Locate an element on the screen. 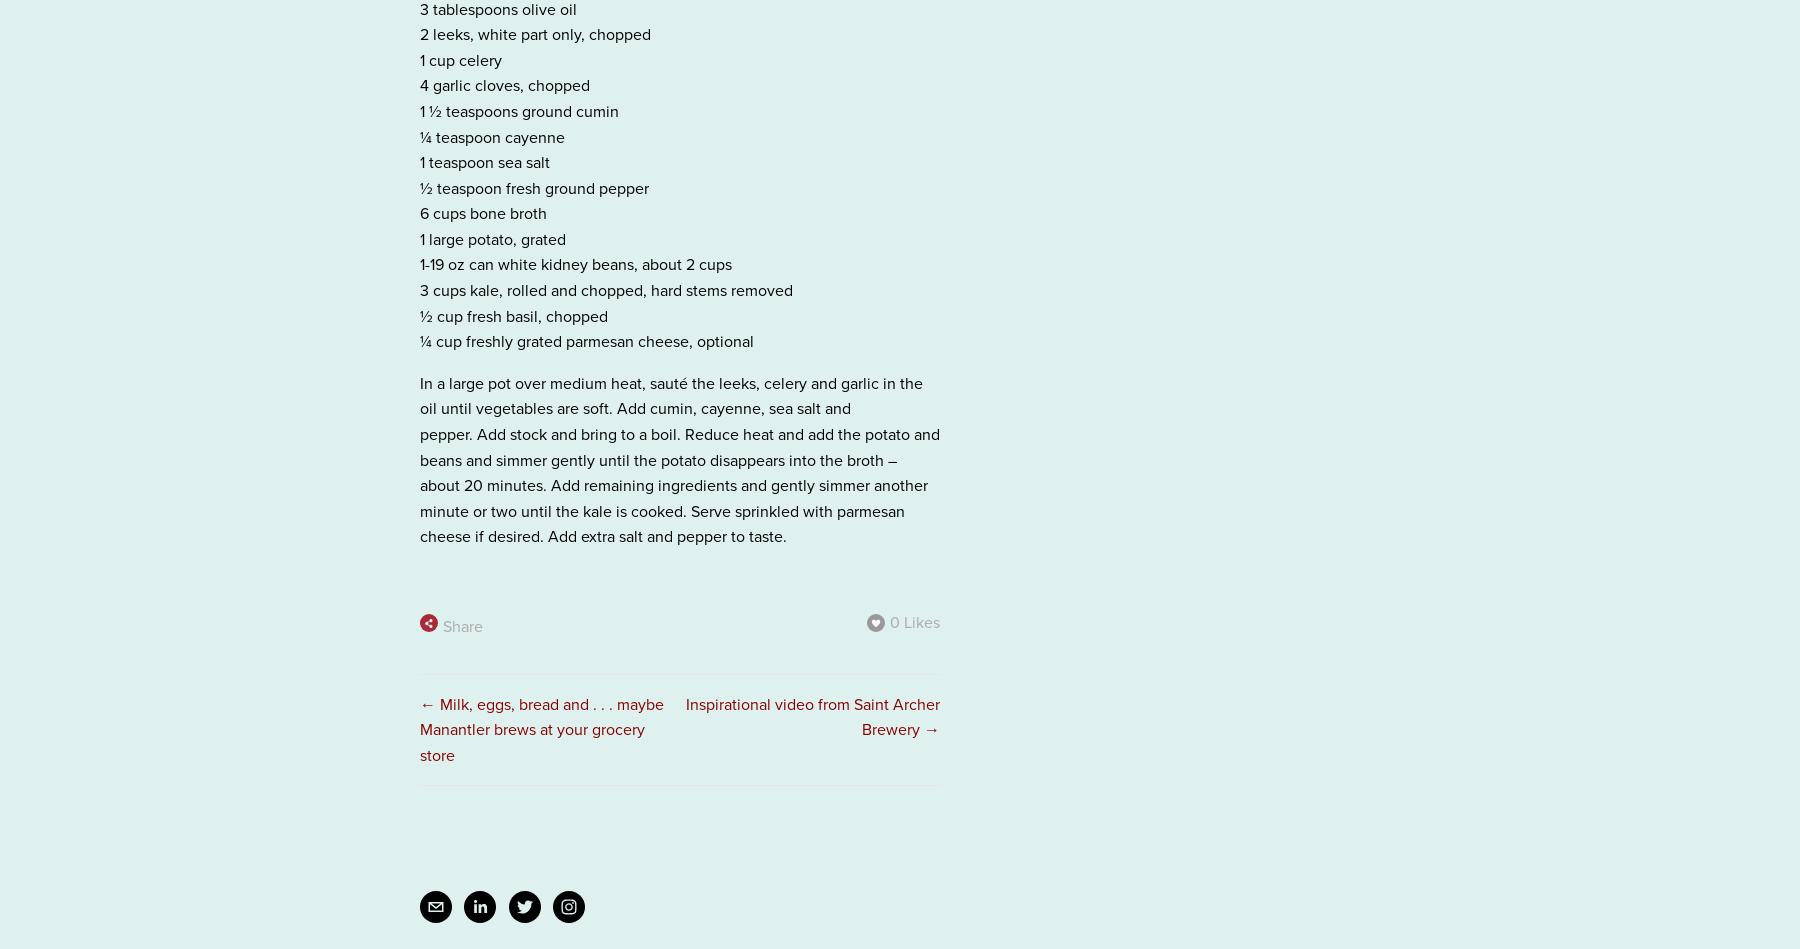  '4 garlic cloves, chopped' is located at coordinates (504, 85).